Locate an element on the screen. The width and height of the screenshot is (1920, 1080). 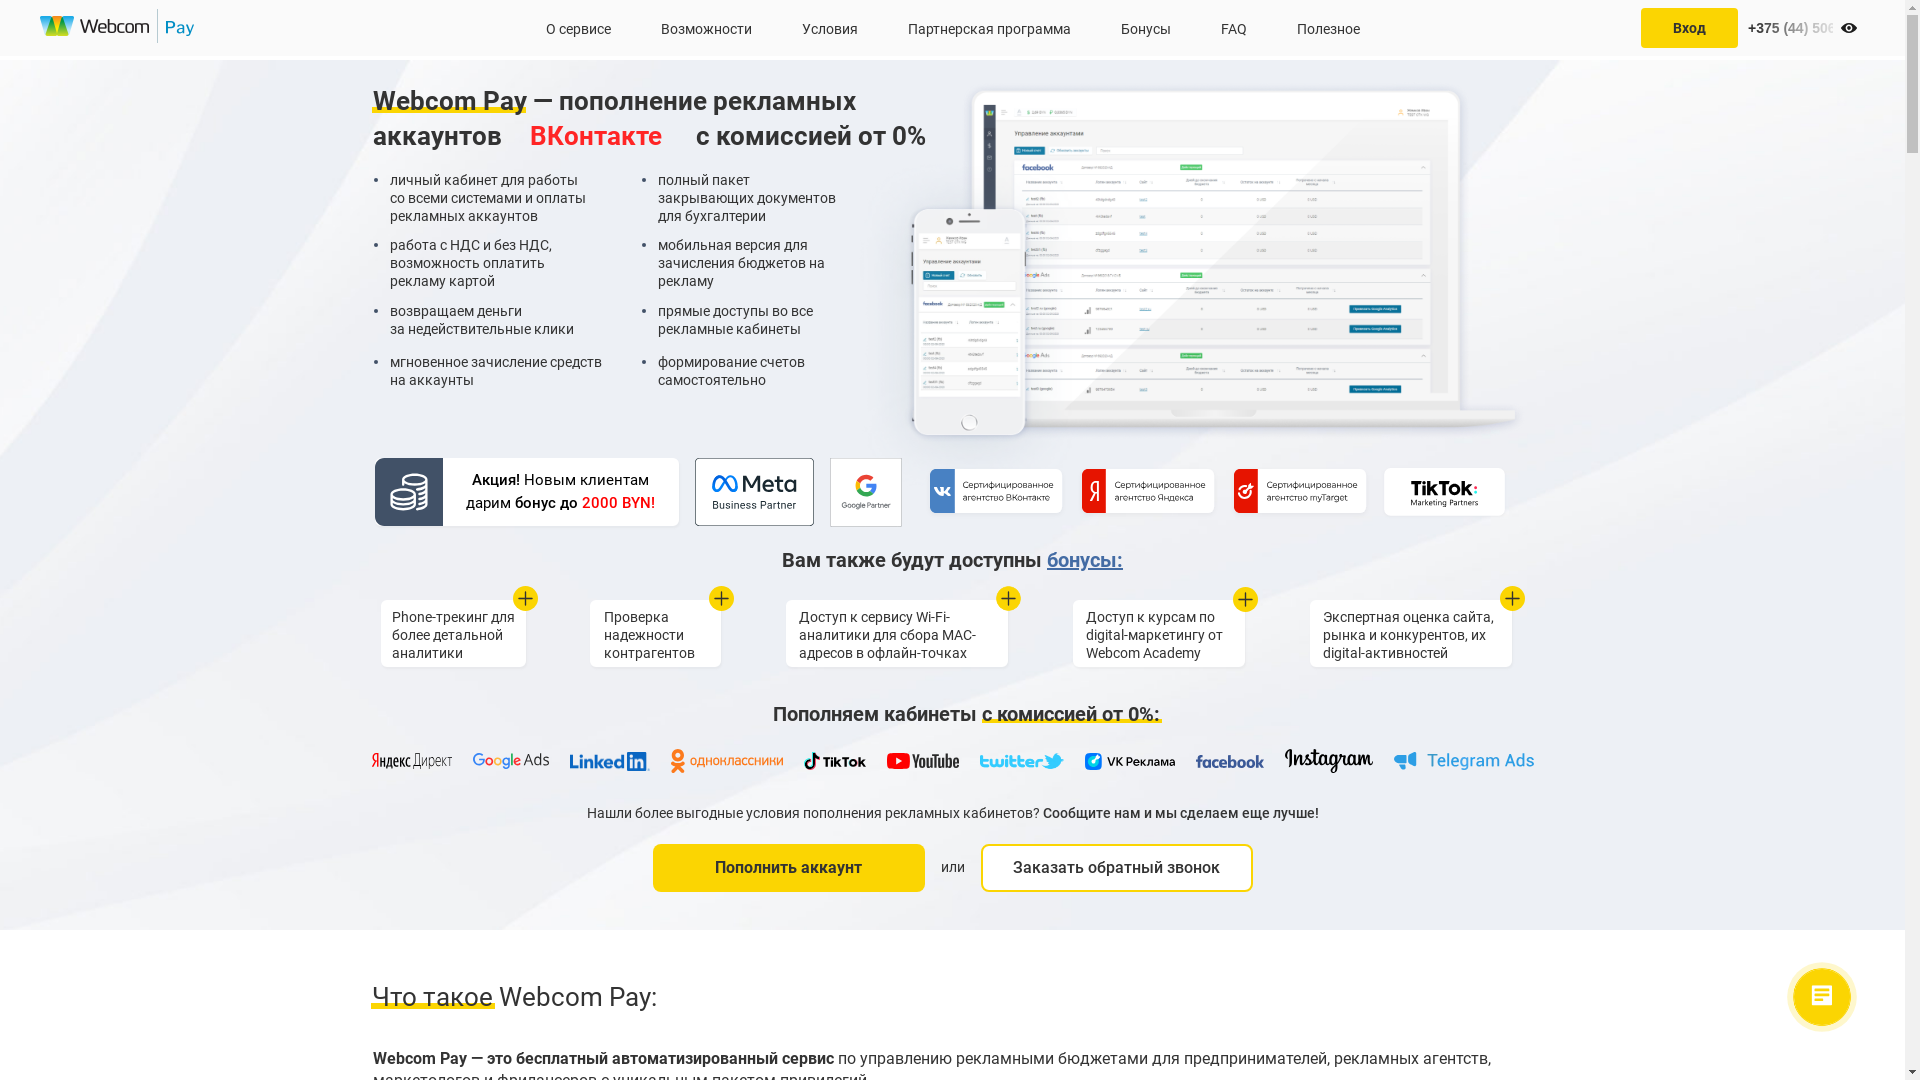
'FAQ' is located at coordinates (1232, 27).